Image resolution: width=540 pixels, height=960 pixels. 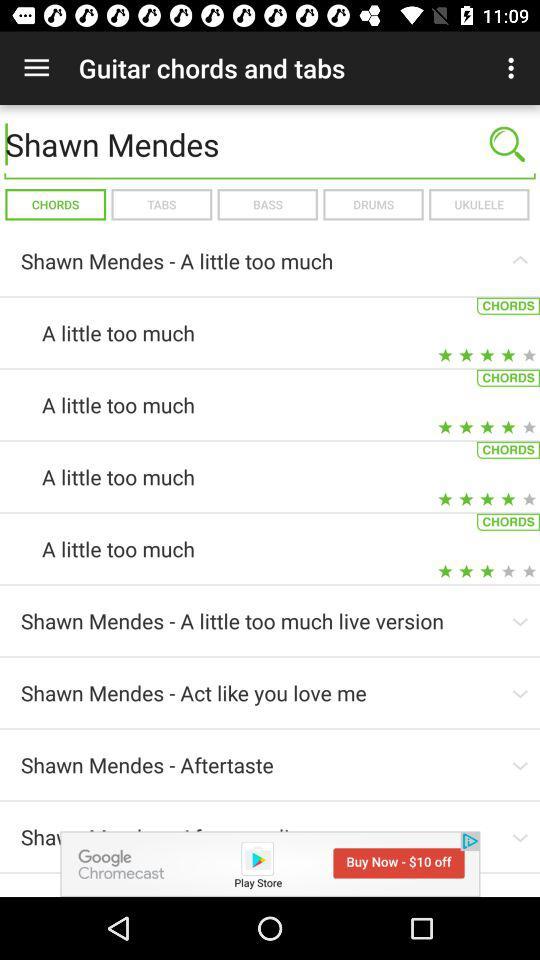 I want to click on make add, so click(x=270, y=863).